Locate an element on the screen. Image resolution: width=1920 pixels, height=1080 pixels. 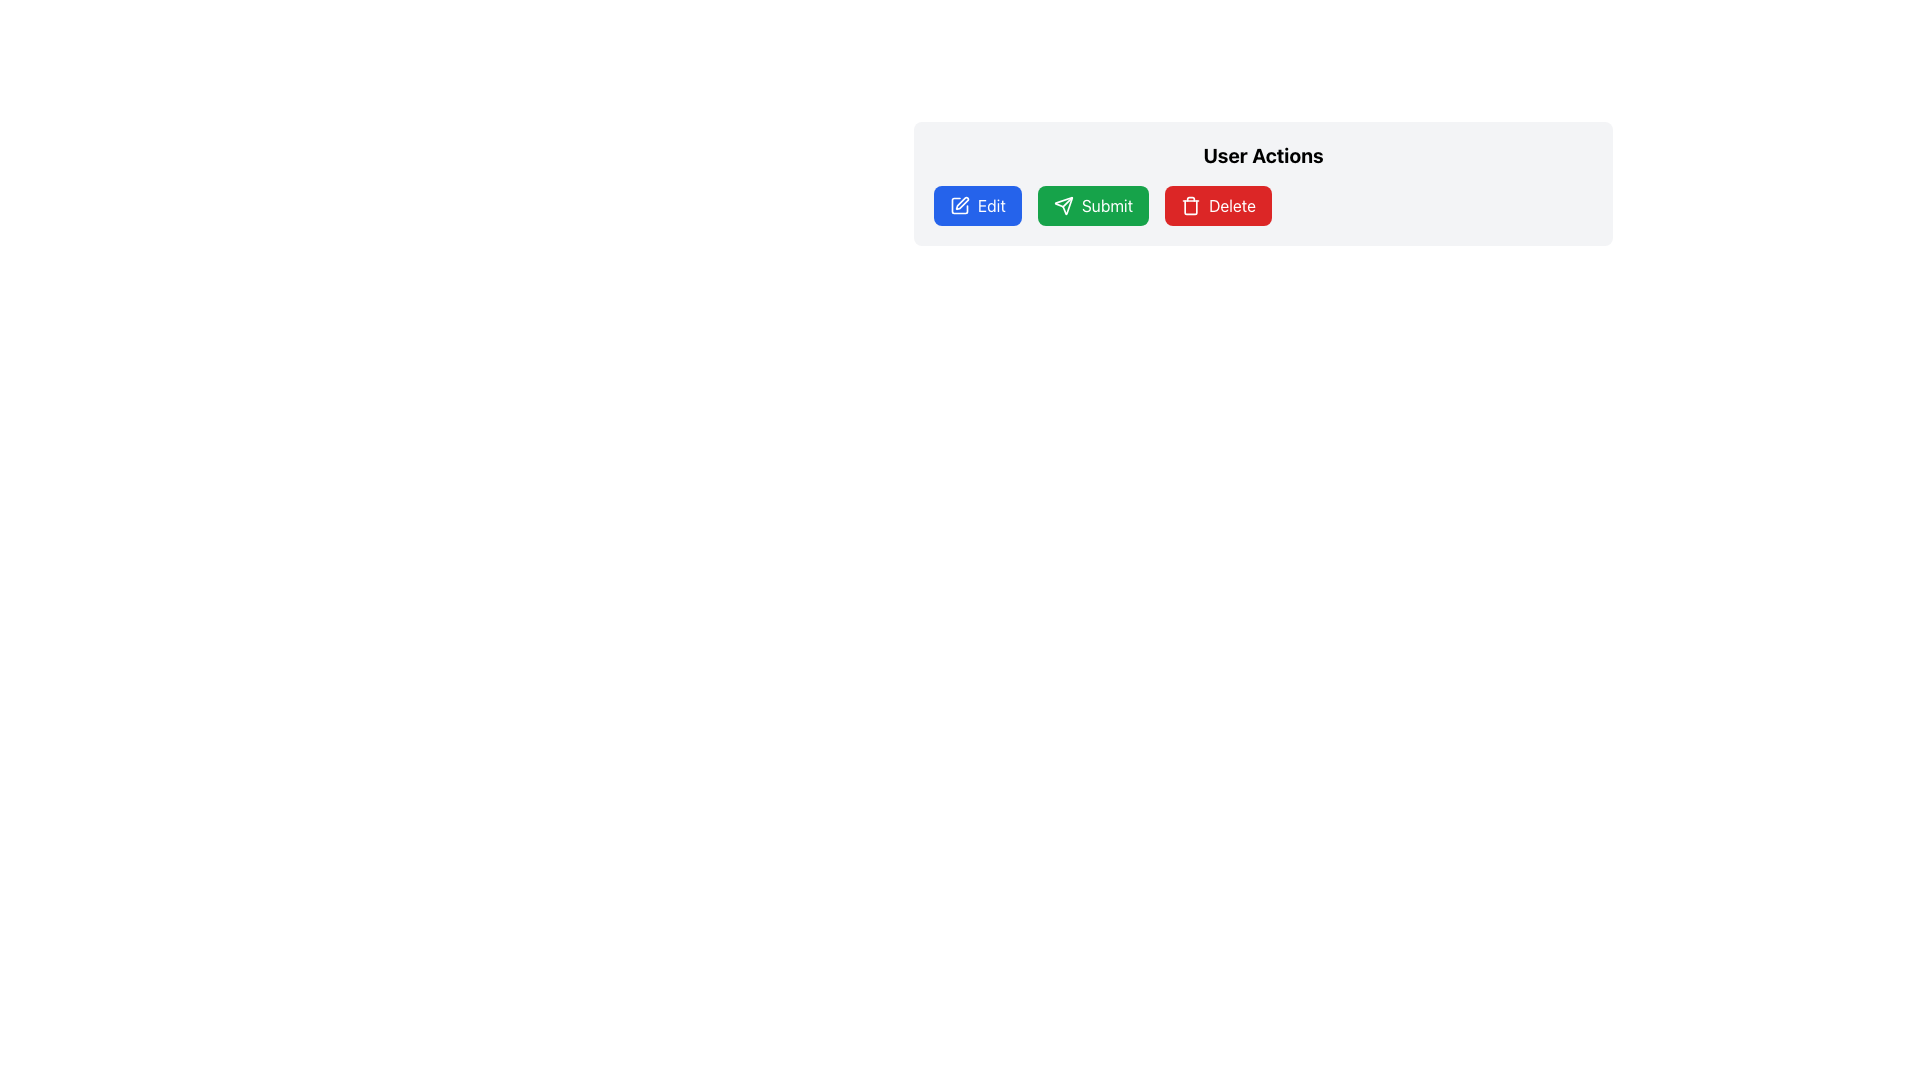
the delete button located to the right of the green 'Submit' button is located at coordinates (1217, 205).